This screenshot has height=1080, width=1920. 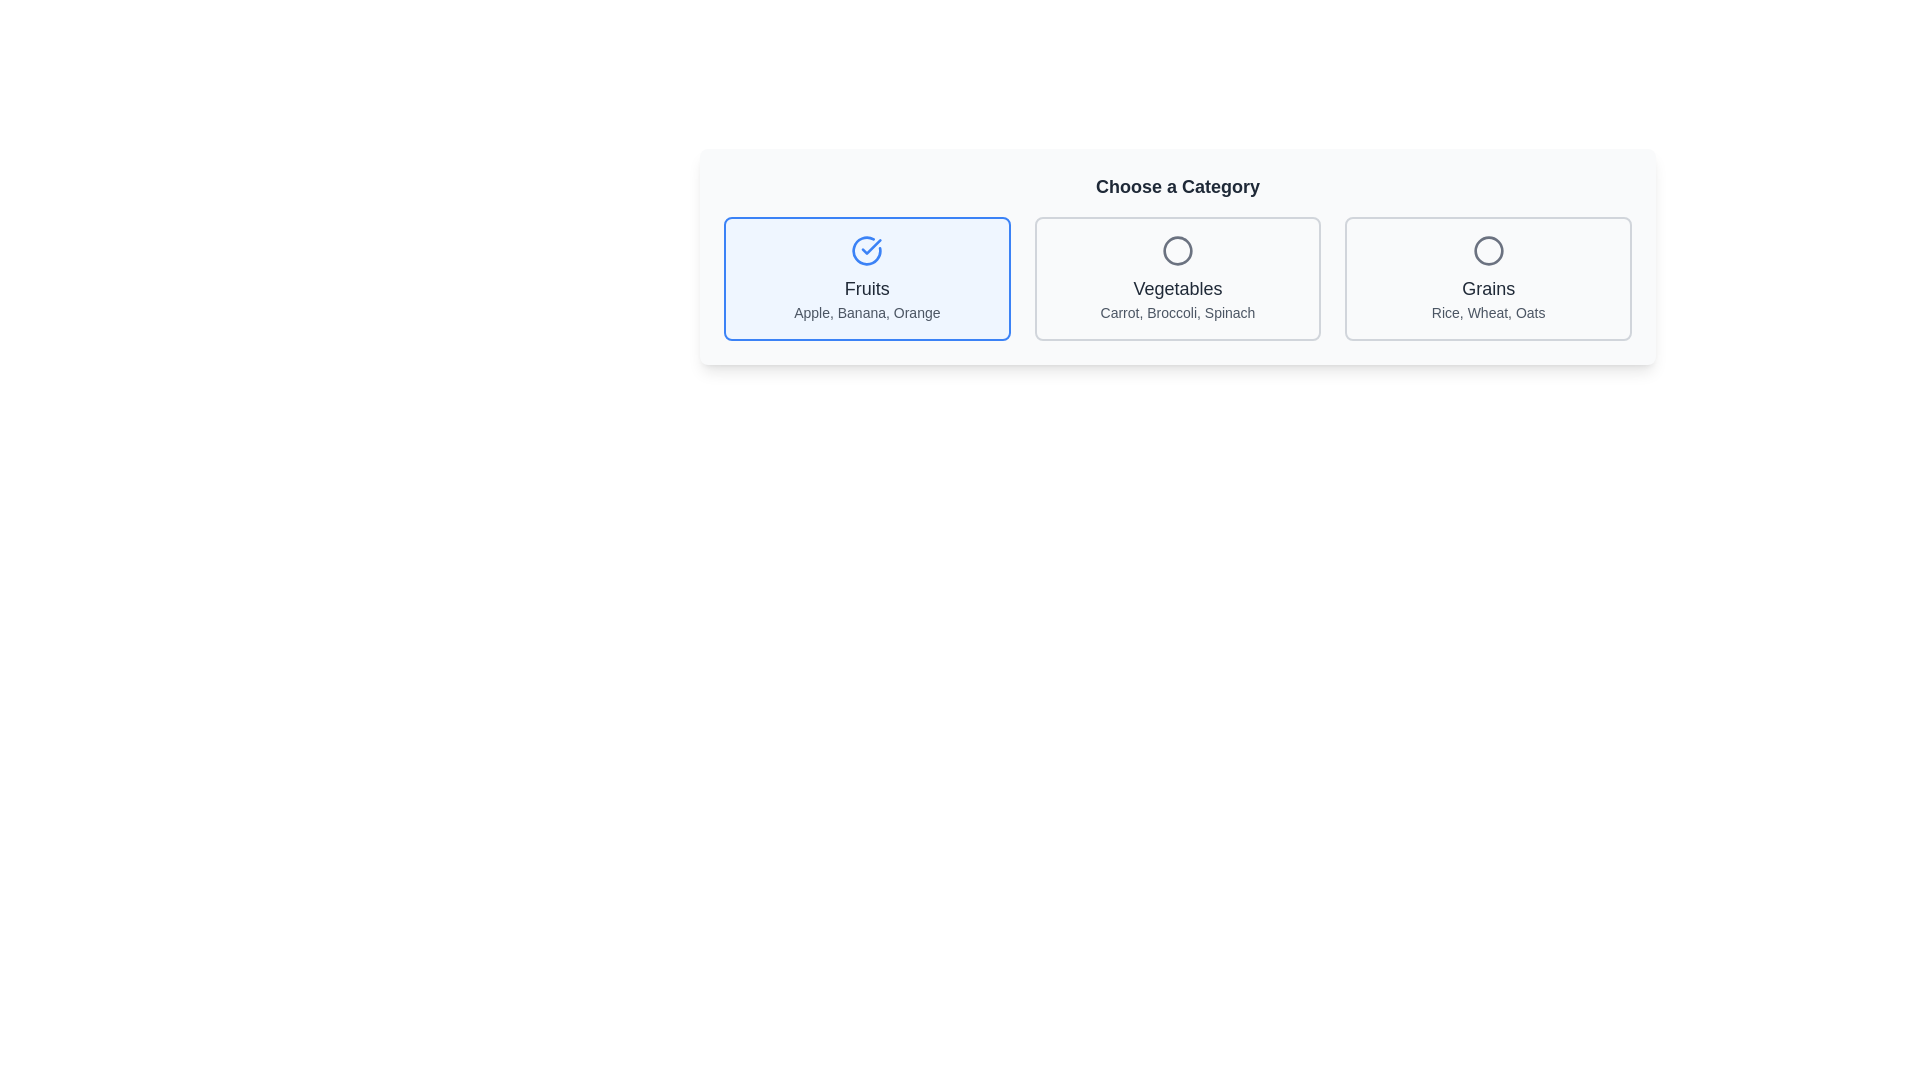 I want to click on the static text field displaying the list of items in the 'Fruits' category, located within the first card of a horizontal selection menu, so click(x=867, y=312).